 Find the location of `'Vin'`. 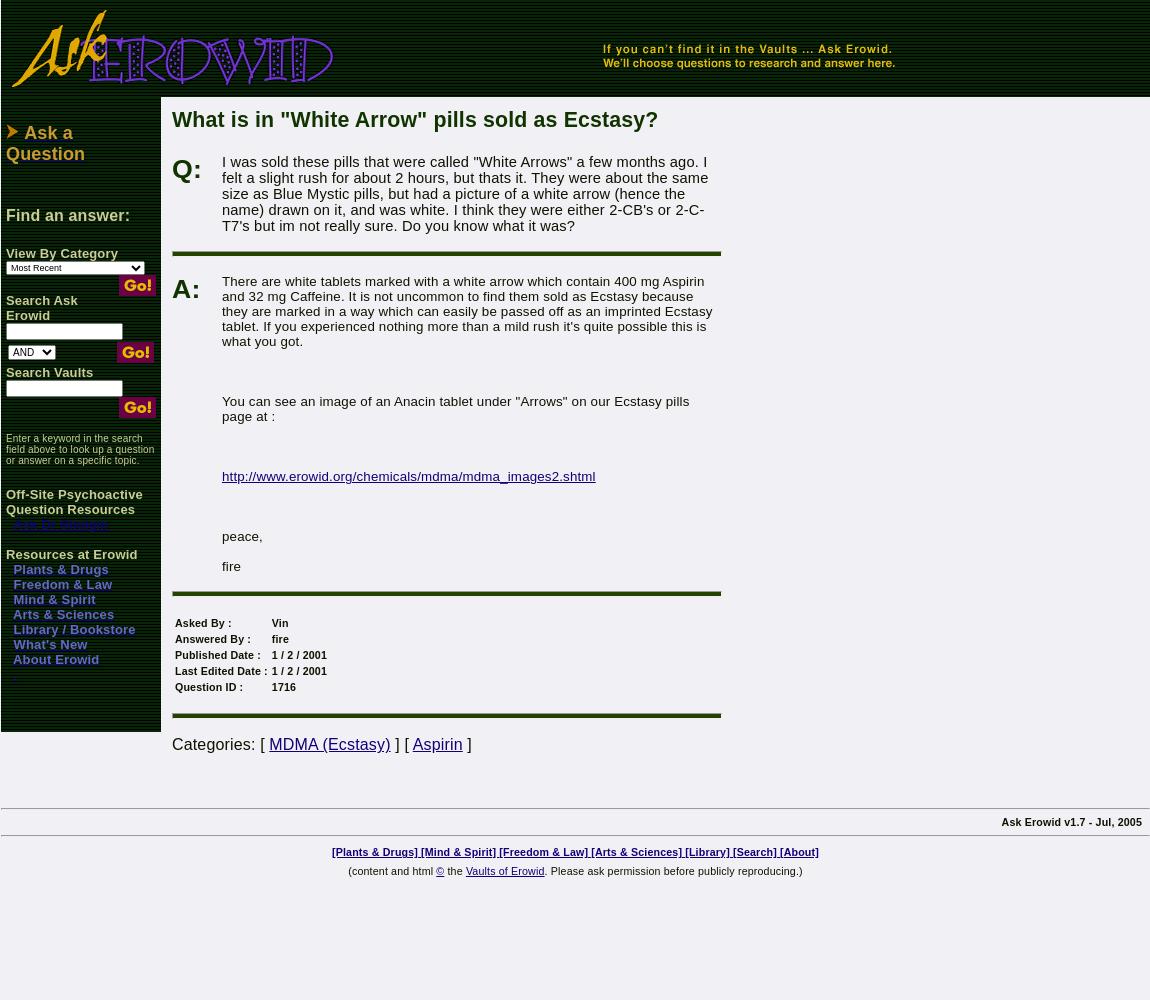

'Vin' is located at coordinates (278, 622).